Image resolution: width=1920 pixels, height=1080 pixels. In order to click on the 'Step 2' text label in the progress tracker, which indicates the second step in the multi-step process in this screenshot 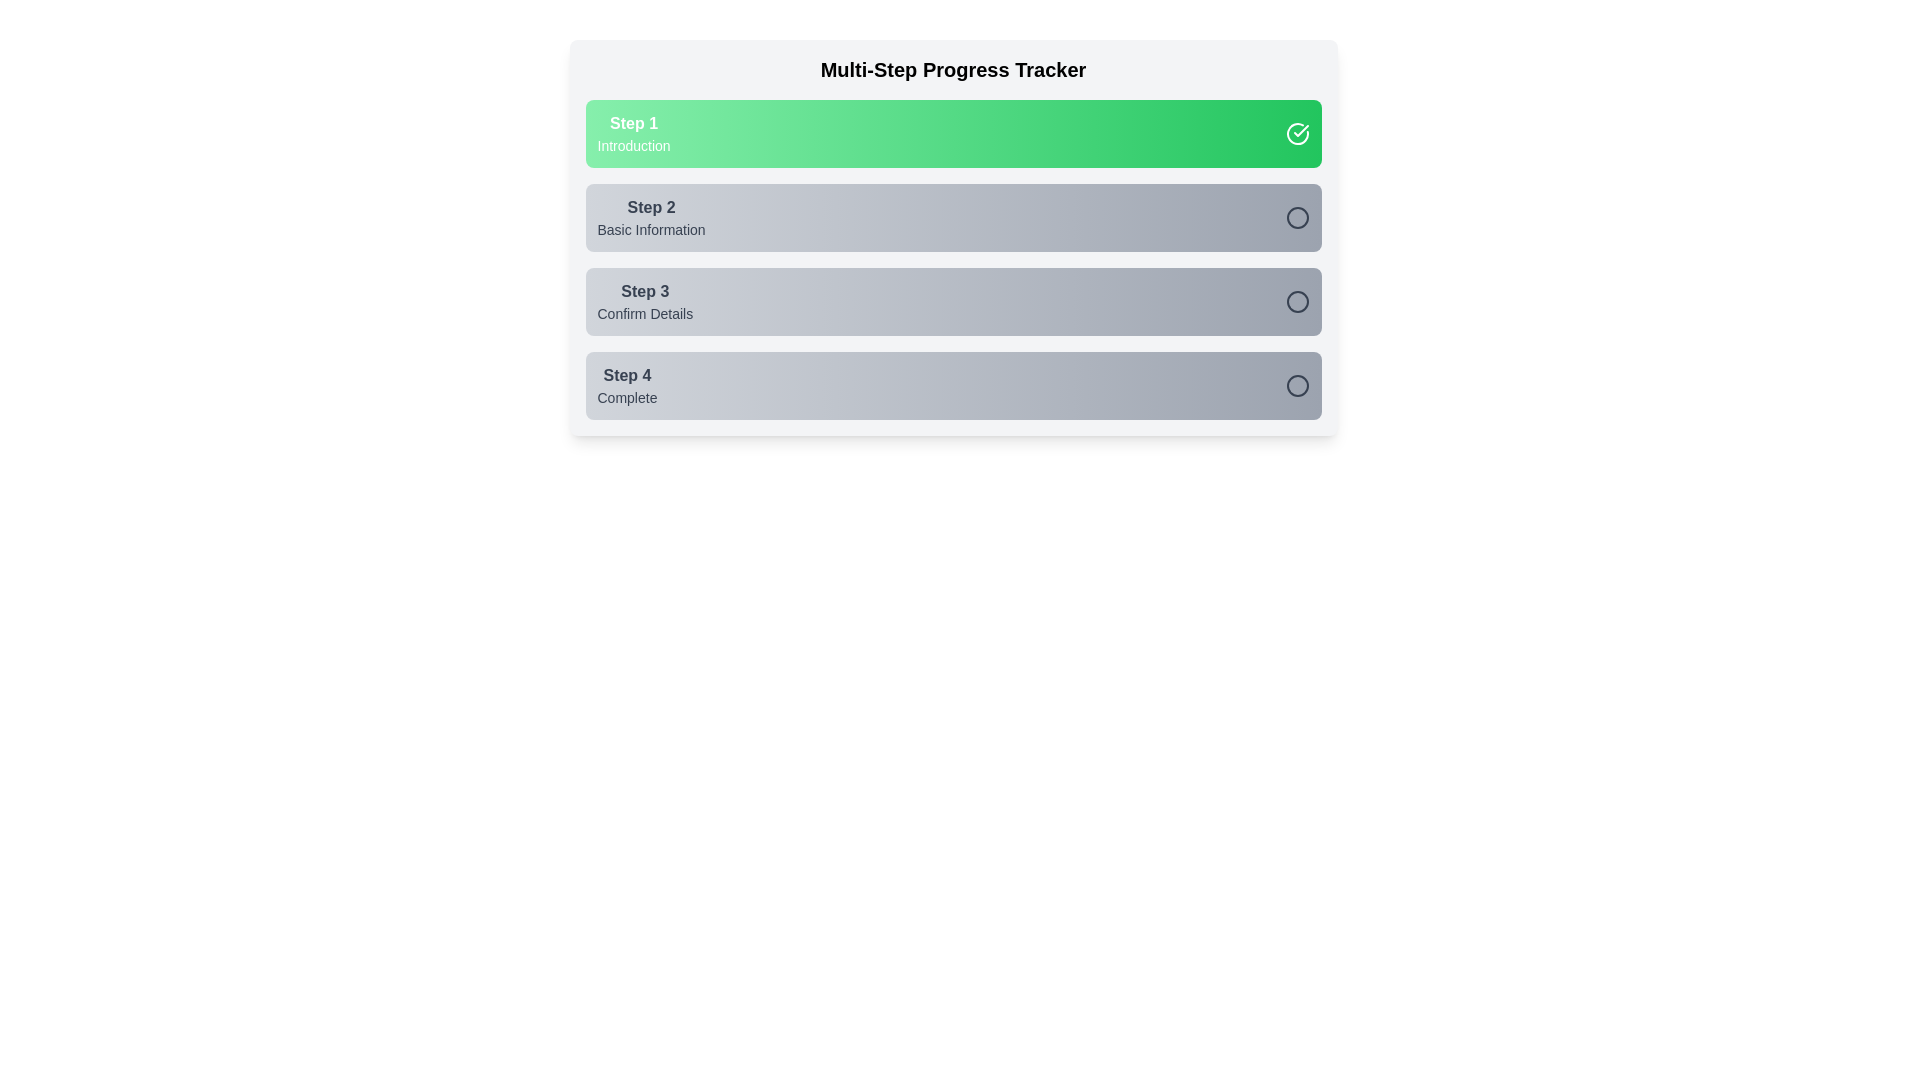, I will do `click(651, 208)`.